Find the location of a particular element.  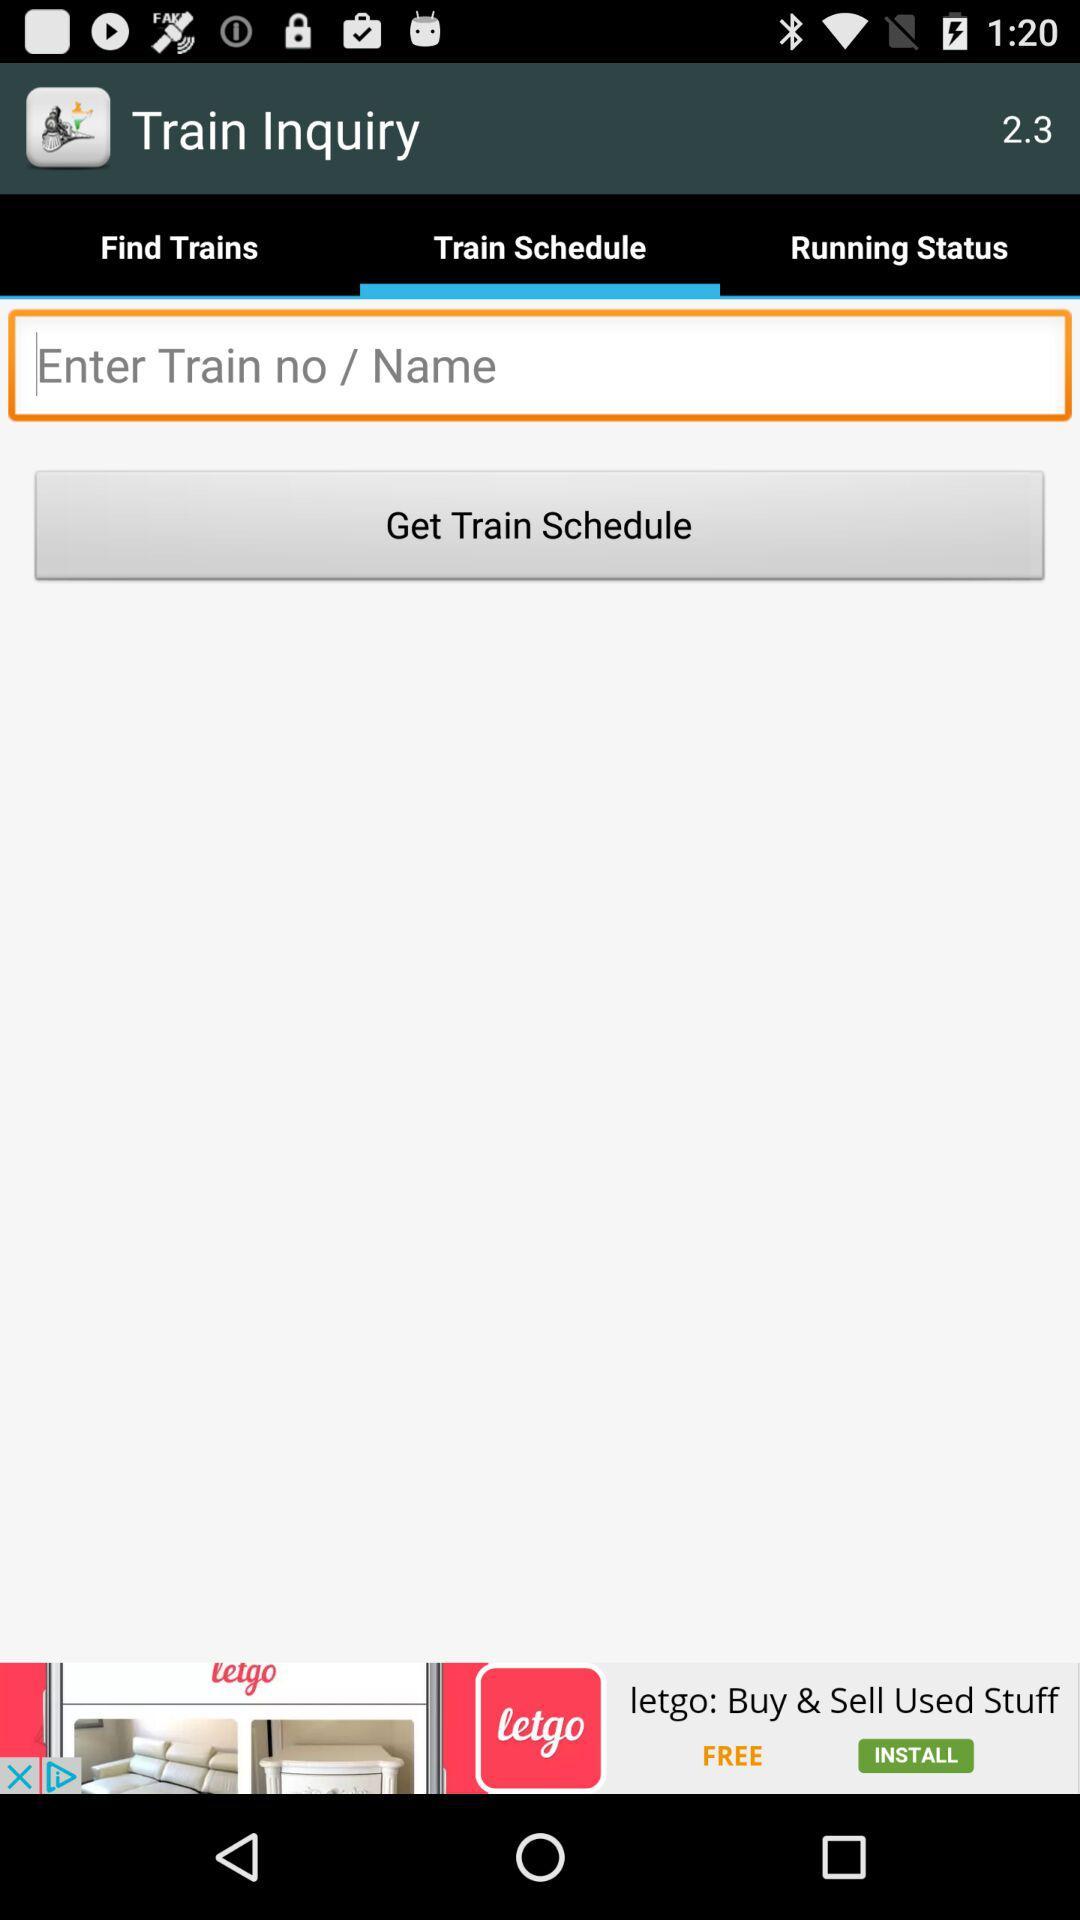

train number or name is located at coordinates (540, 370).